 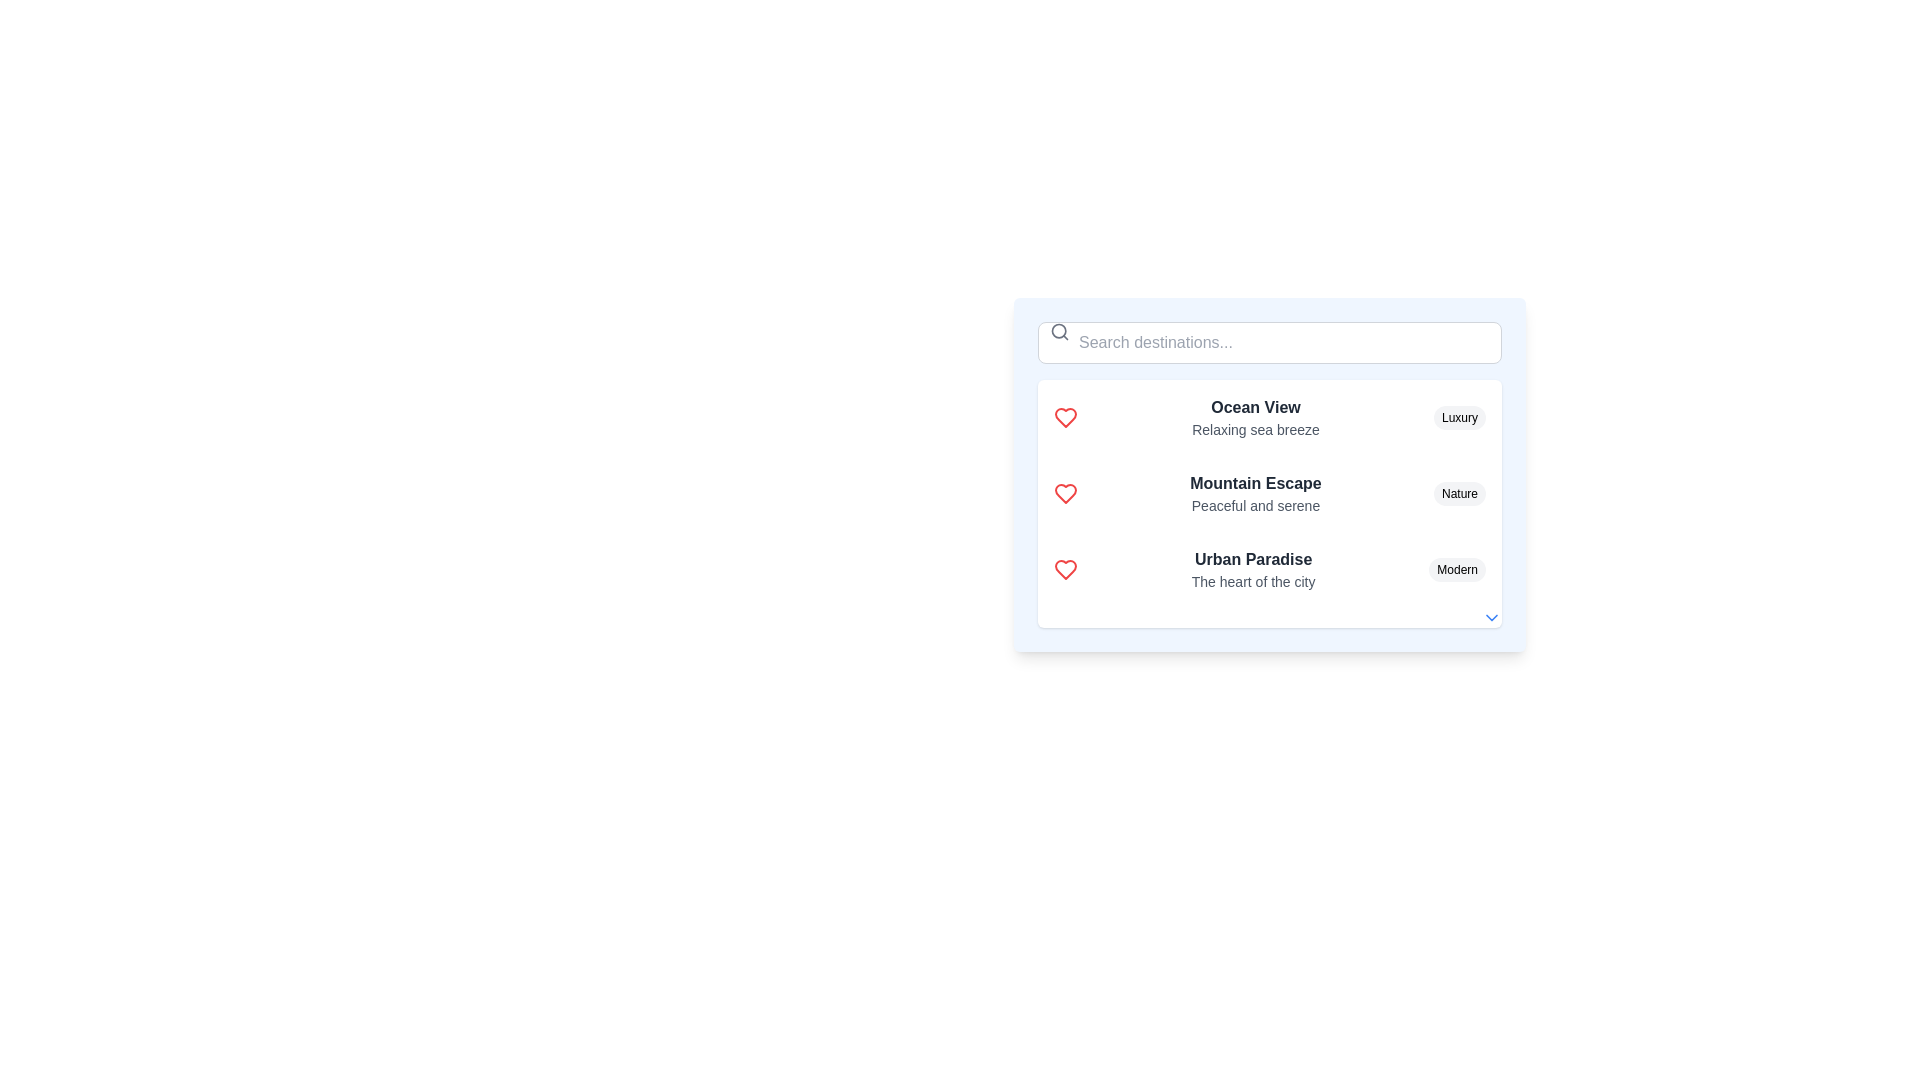 I want to click on text on the tag located in the bottom-right corner of the list item labeled 'Urban Paradise', adjacent to the descriptive text 'The heart of the city', so click(x=1457, y=570).